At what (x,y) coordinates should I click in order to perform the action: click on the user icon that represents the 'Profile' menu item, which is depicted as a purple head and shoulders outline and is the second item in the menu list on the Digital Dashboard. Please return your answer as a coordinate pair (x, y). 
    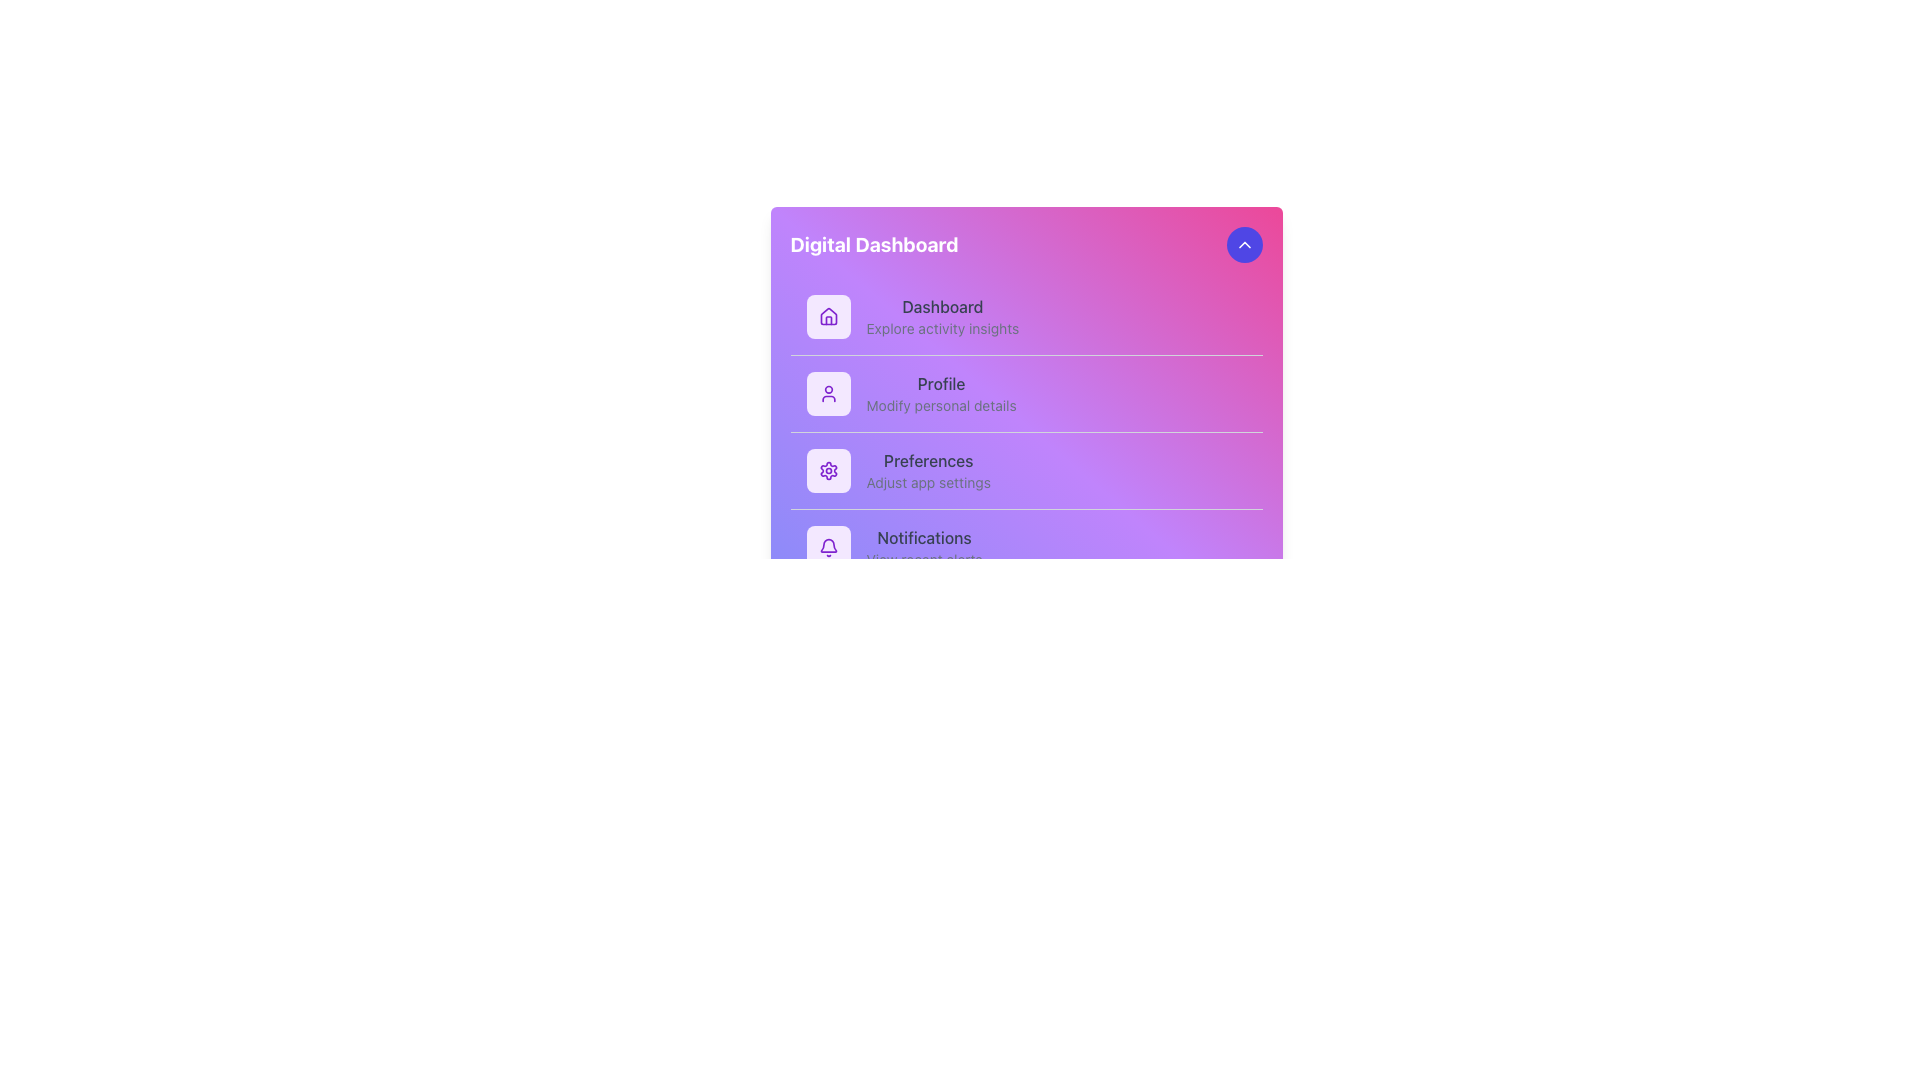
    Looking at the image, I should click on (828, 393).